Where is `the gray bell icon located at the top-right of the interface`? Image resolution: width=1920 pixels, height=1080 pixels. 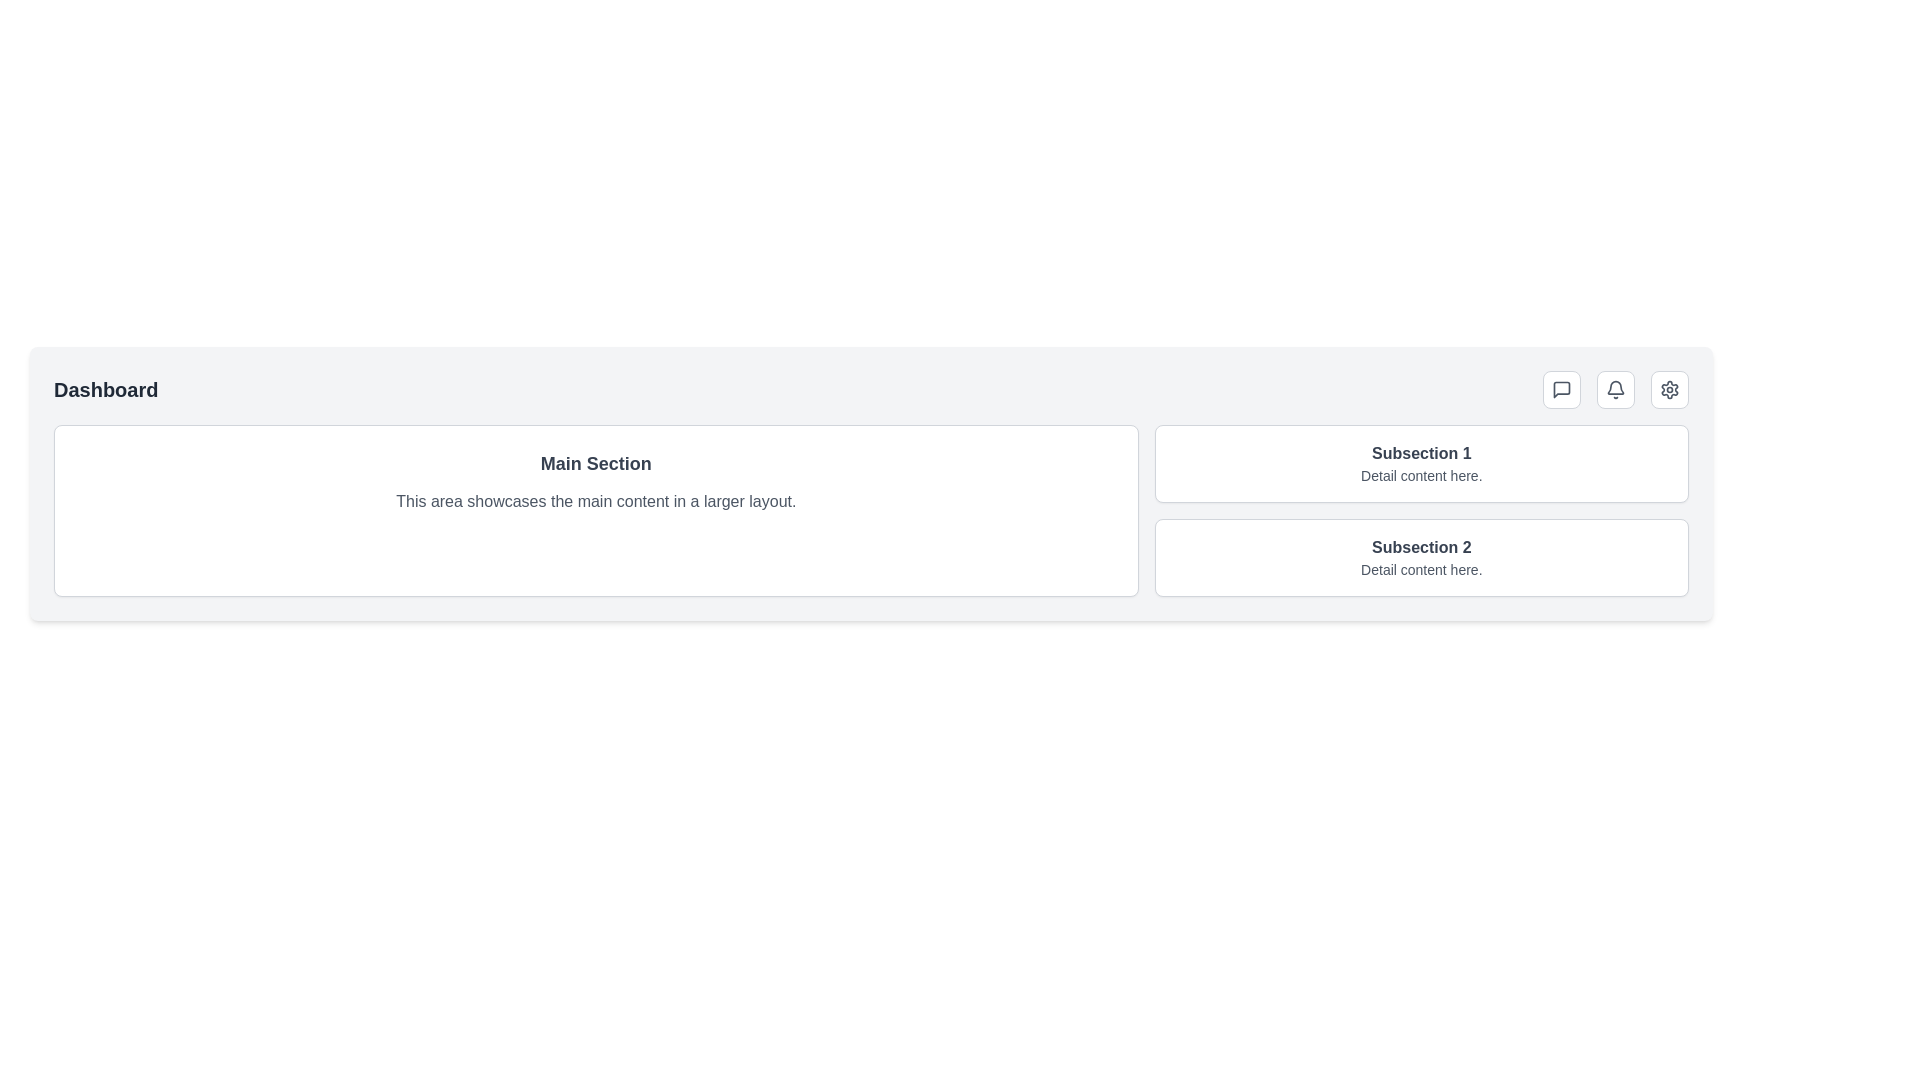
the gray bell icon located at the top-right of the interface is located at coordinates (1616, 389).